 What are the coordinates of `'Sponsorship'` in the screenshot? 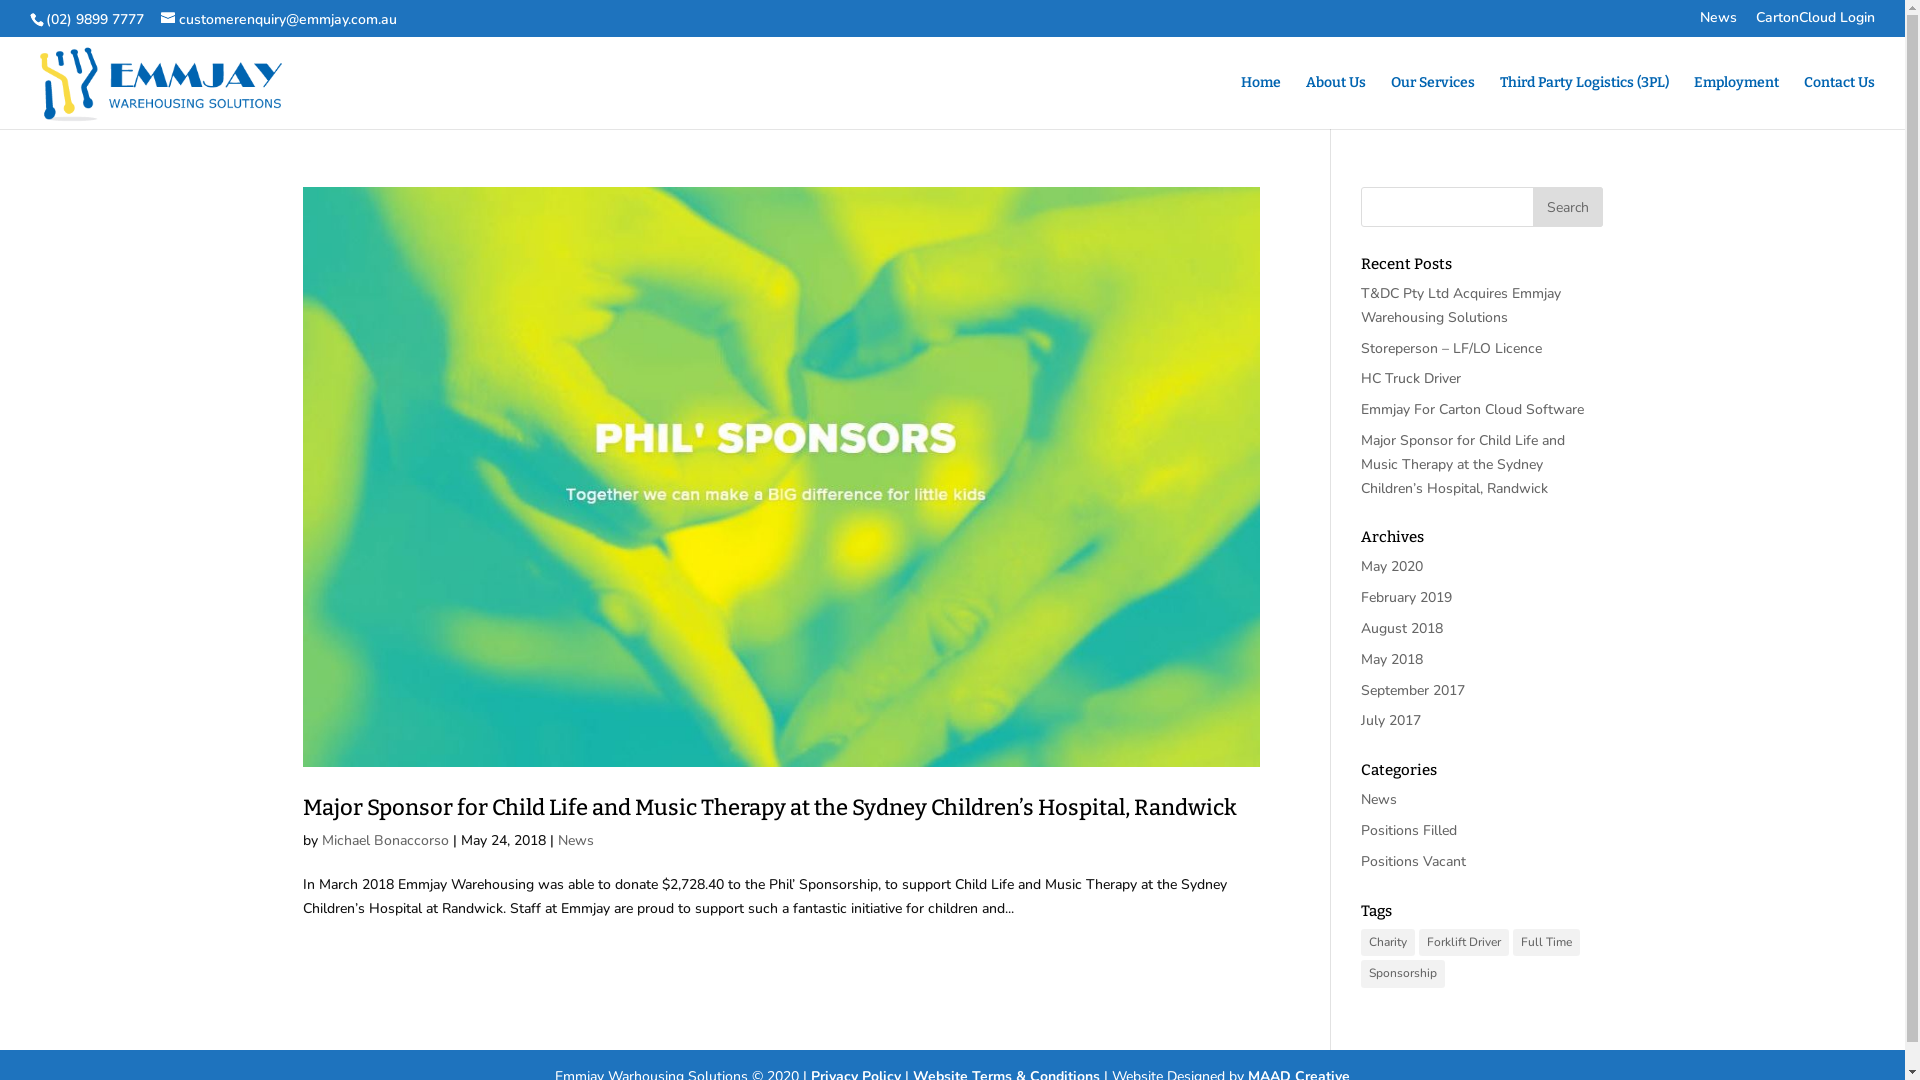 It's located at (1360, 973).